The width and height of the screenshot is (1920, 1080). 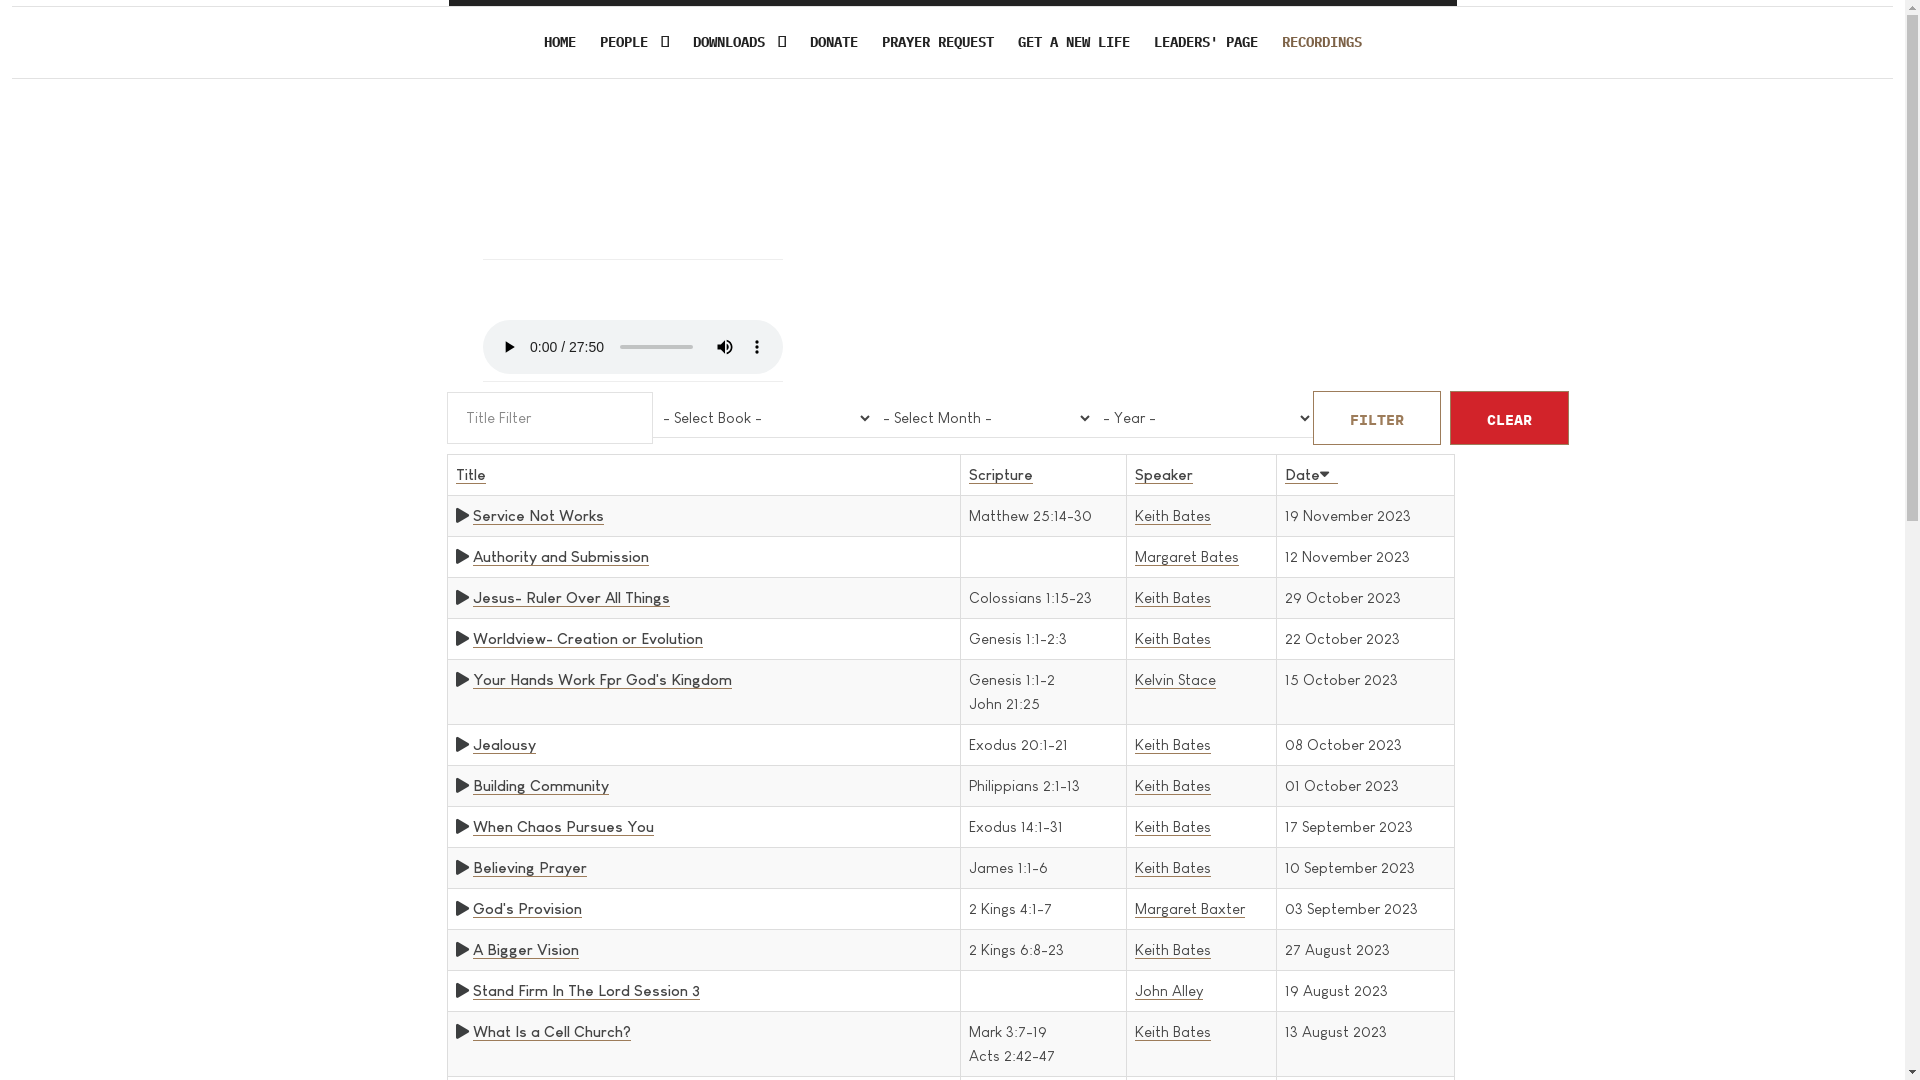 What do you see at coordinates (539, 785) in the screenshot?
I see `'Building Community'` at bounding box center [539, 785].